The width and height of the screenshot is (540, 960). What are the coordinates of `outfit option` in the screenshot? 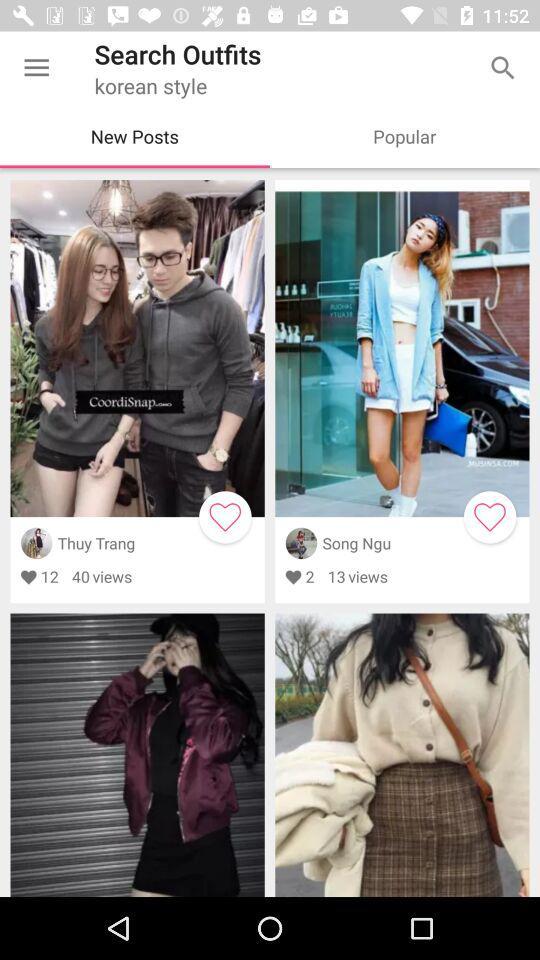 It's located at (224, 516).